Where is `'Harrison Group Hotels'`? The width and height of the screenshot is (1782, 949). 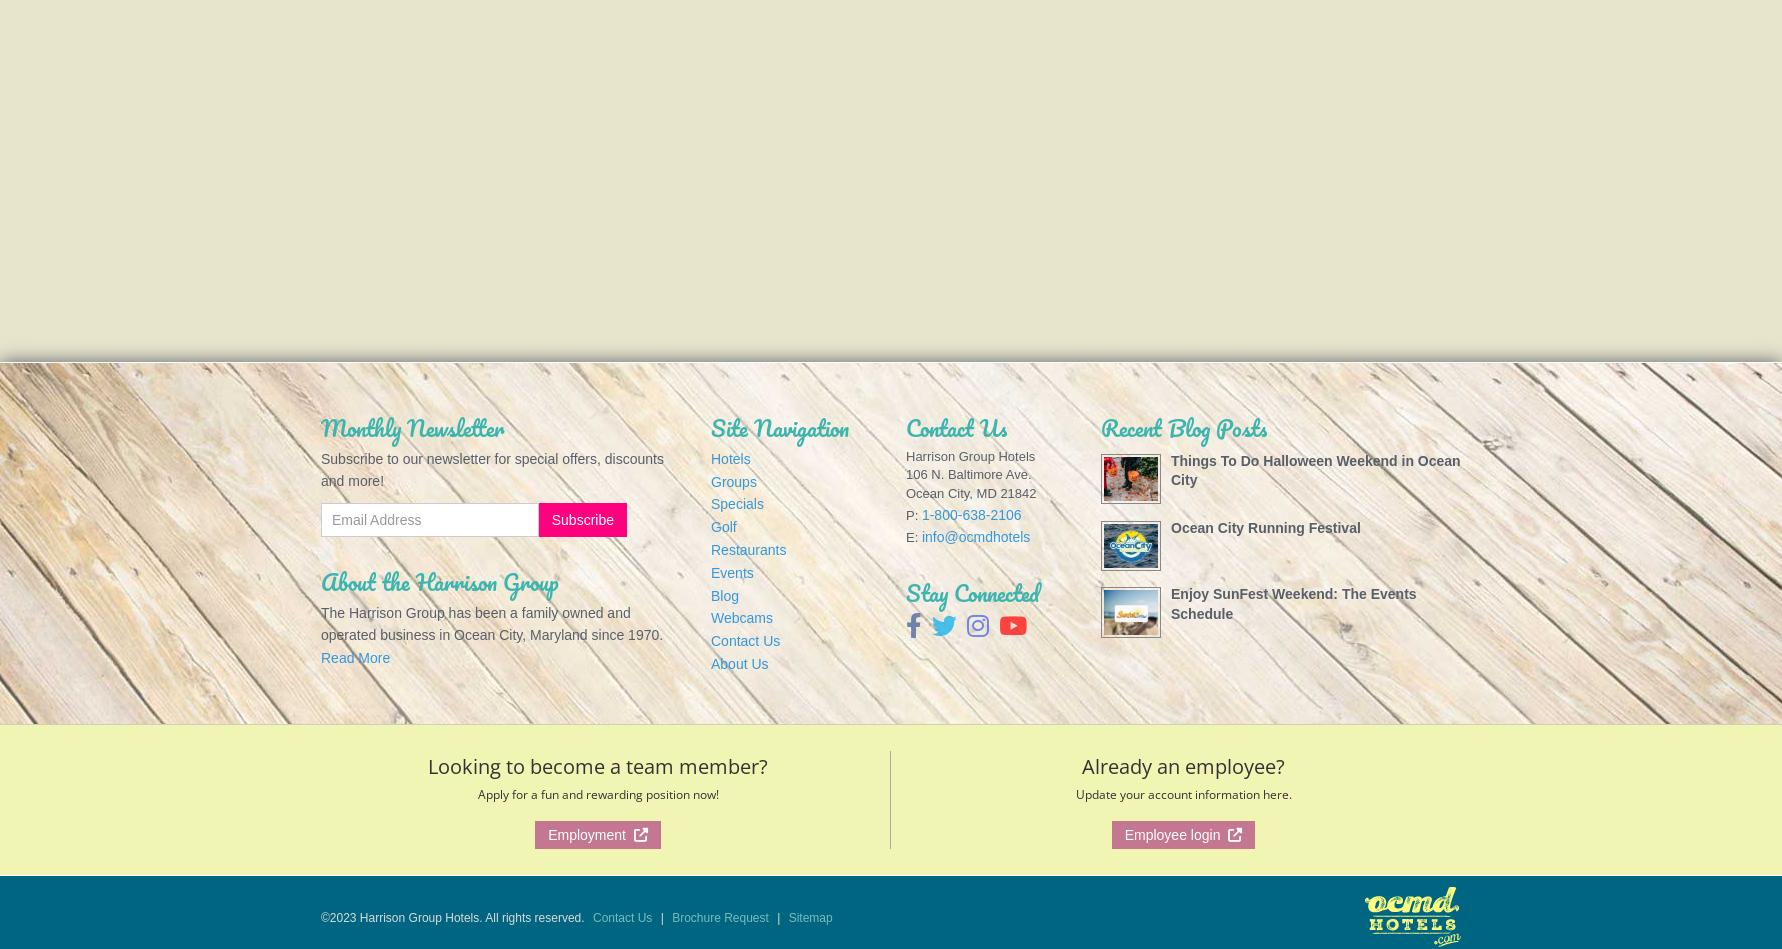
'Harrison Group Hotels' is located at coordinates (970, 455).